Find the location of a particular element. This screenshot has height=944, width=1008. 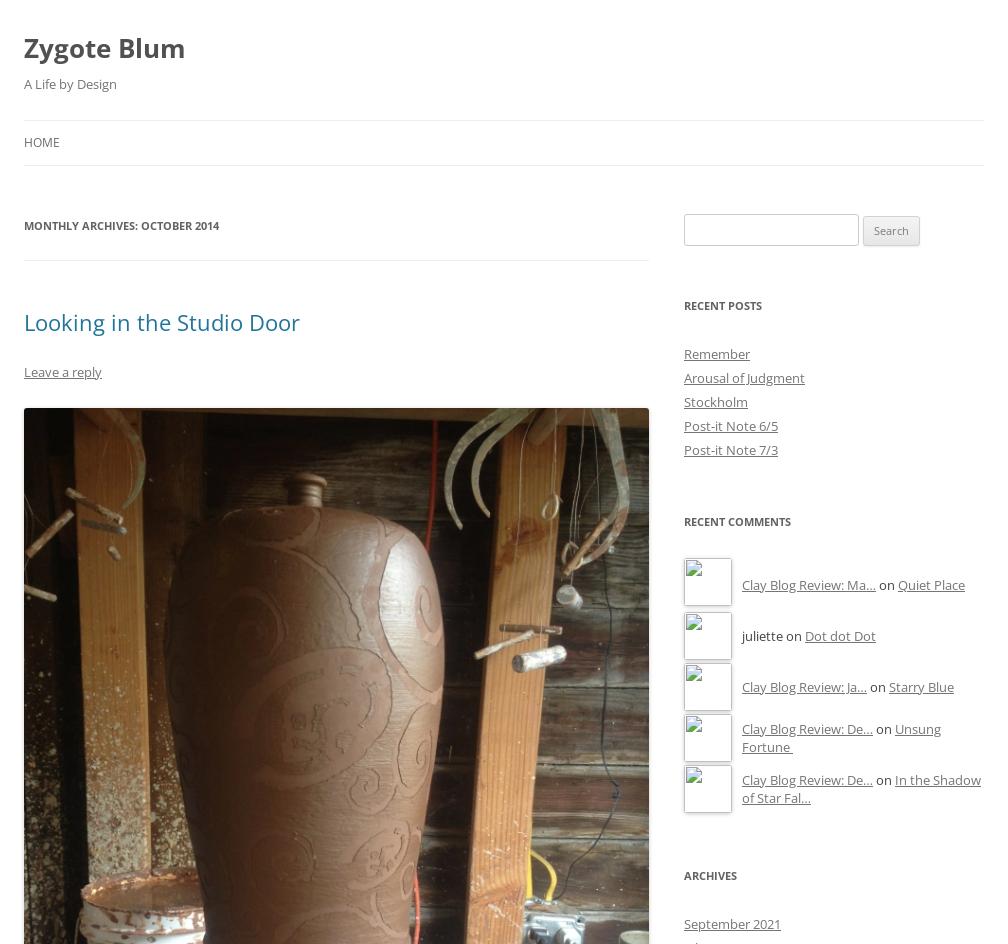

'Leave a reply' is located at coordinates (63, 370).